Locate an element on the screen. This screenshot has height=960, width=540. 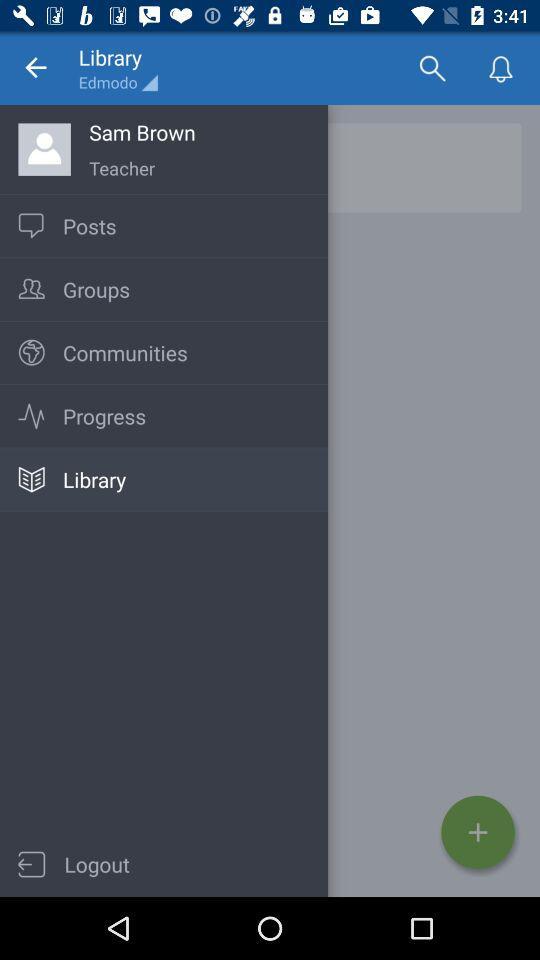
the icon which is before library is located at coordinates (30, 480).